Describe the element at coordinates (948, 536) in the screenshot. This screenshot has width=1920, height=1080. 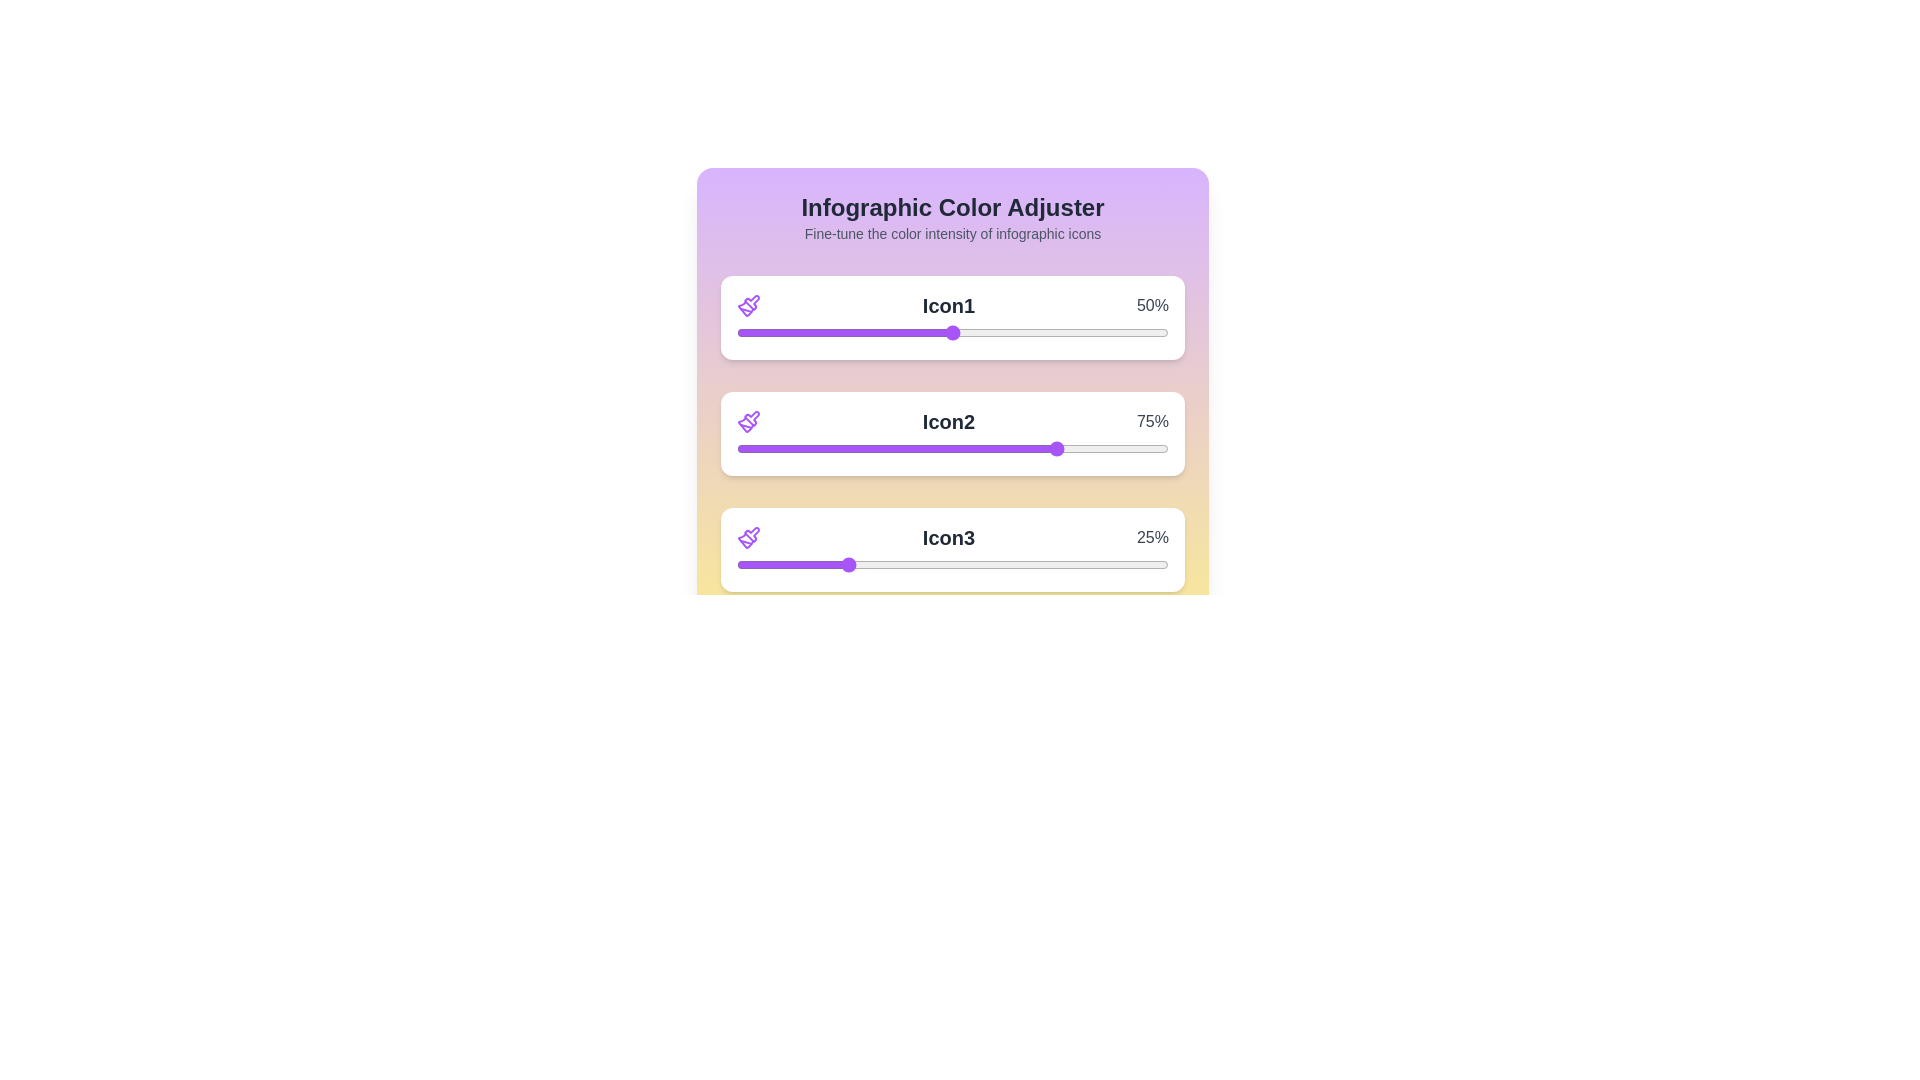
I see `the label of Icon3 to focus on its description` at that location.